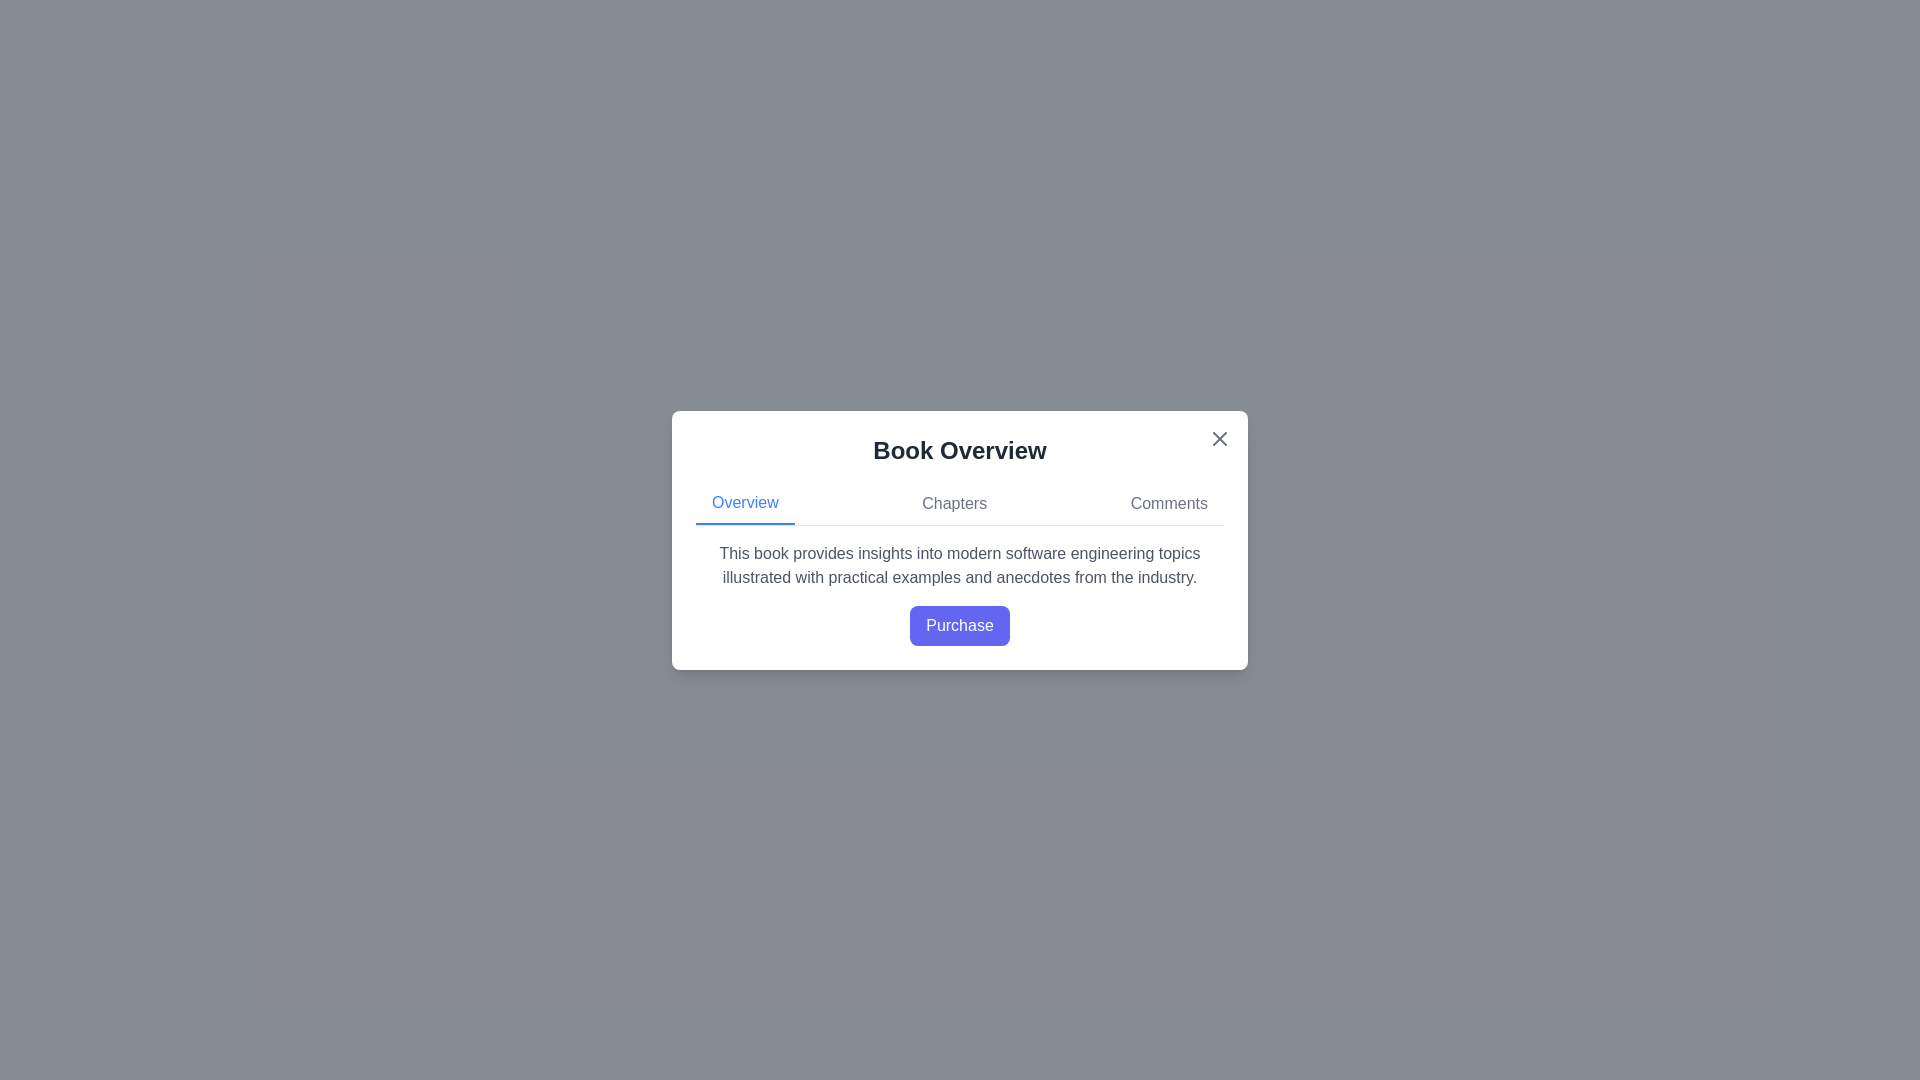 The image size is (1920, 1080). What do you see at coordinates (1218, 437) in the screenshot?
I see `the diagonal line of the close icon in the top-right corner of the 'Book Overview' modal` at bounding box center [1218, 437].